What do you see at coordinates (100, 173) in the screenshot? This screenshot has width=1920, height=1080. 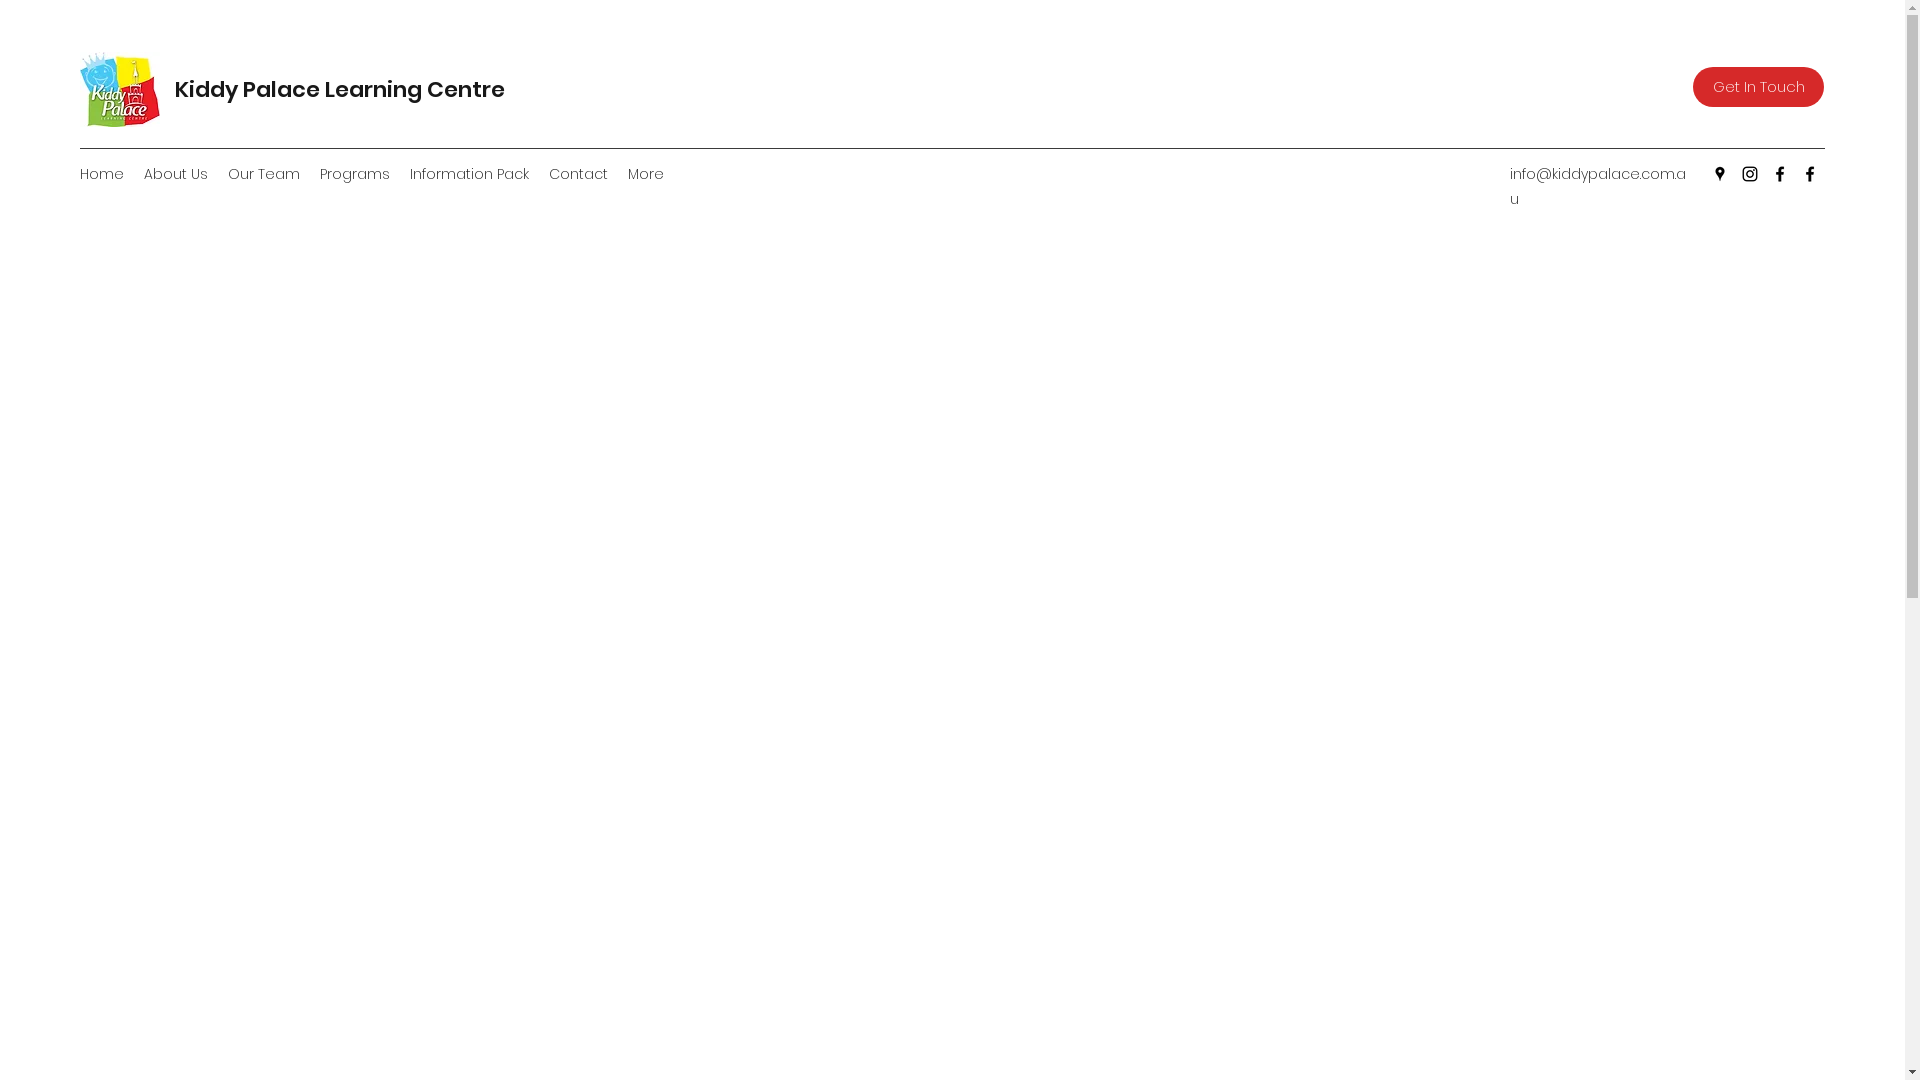 I see `'Home'` at bounding box center [100, 173].